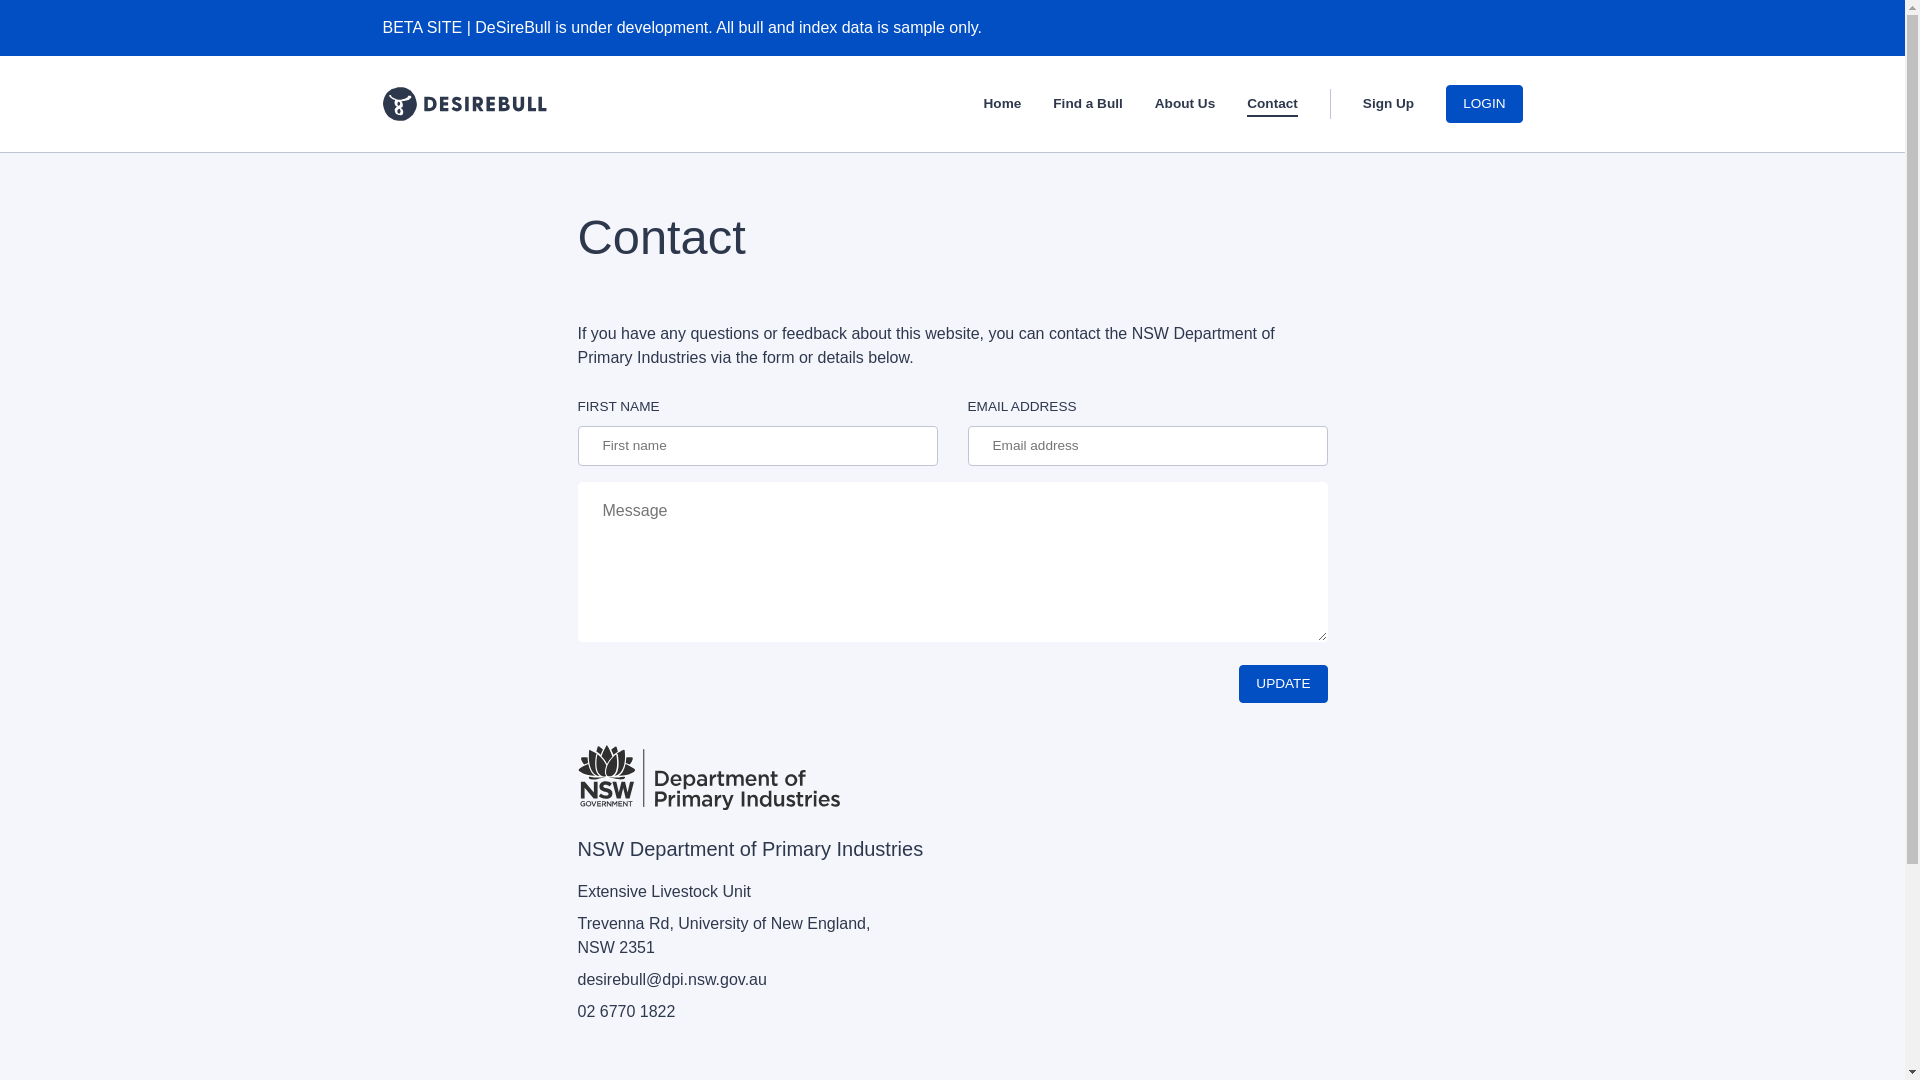 The width and height of the screenshot is (1920, 1080). I want to click on 'LOGIN', so click(1483, 104).